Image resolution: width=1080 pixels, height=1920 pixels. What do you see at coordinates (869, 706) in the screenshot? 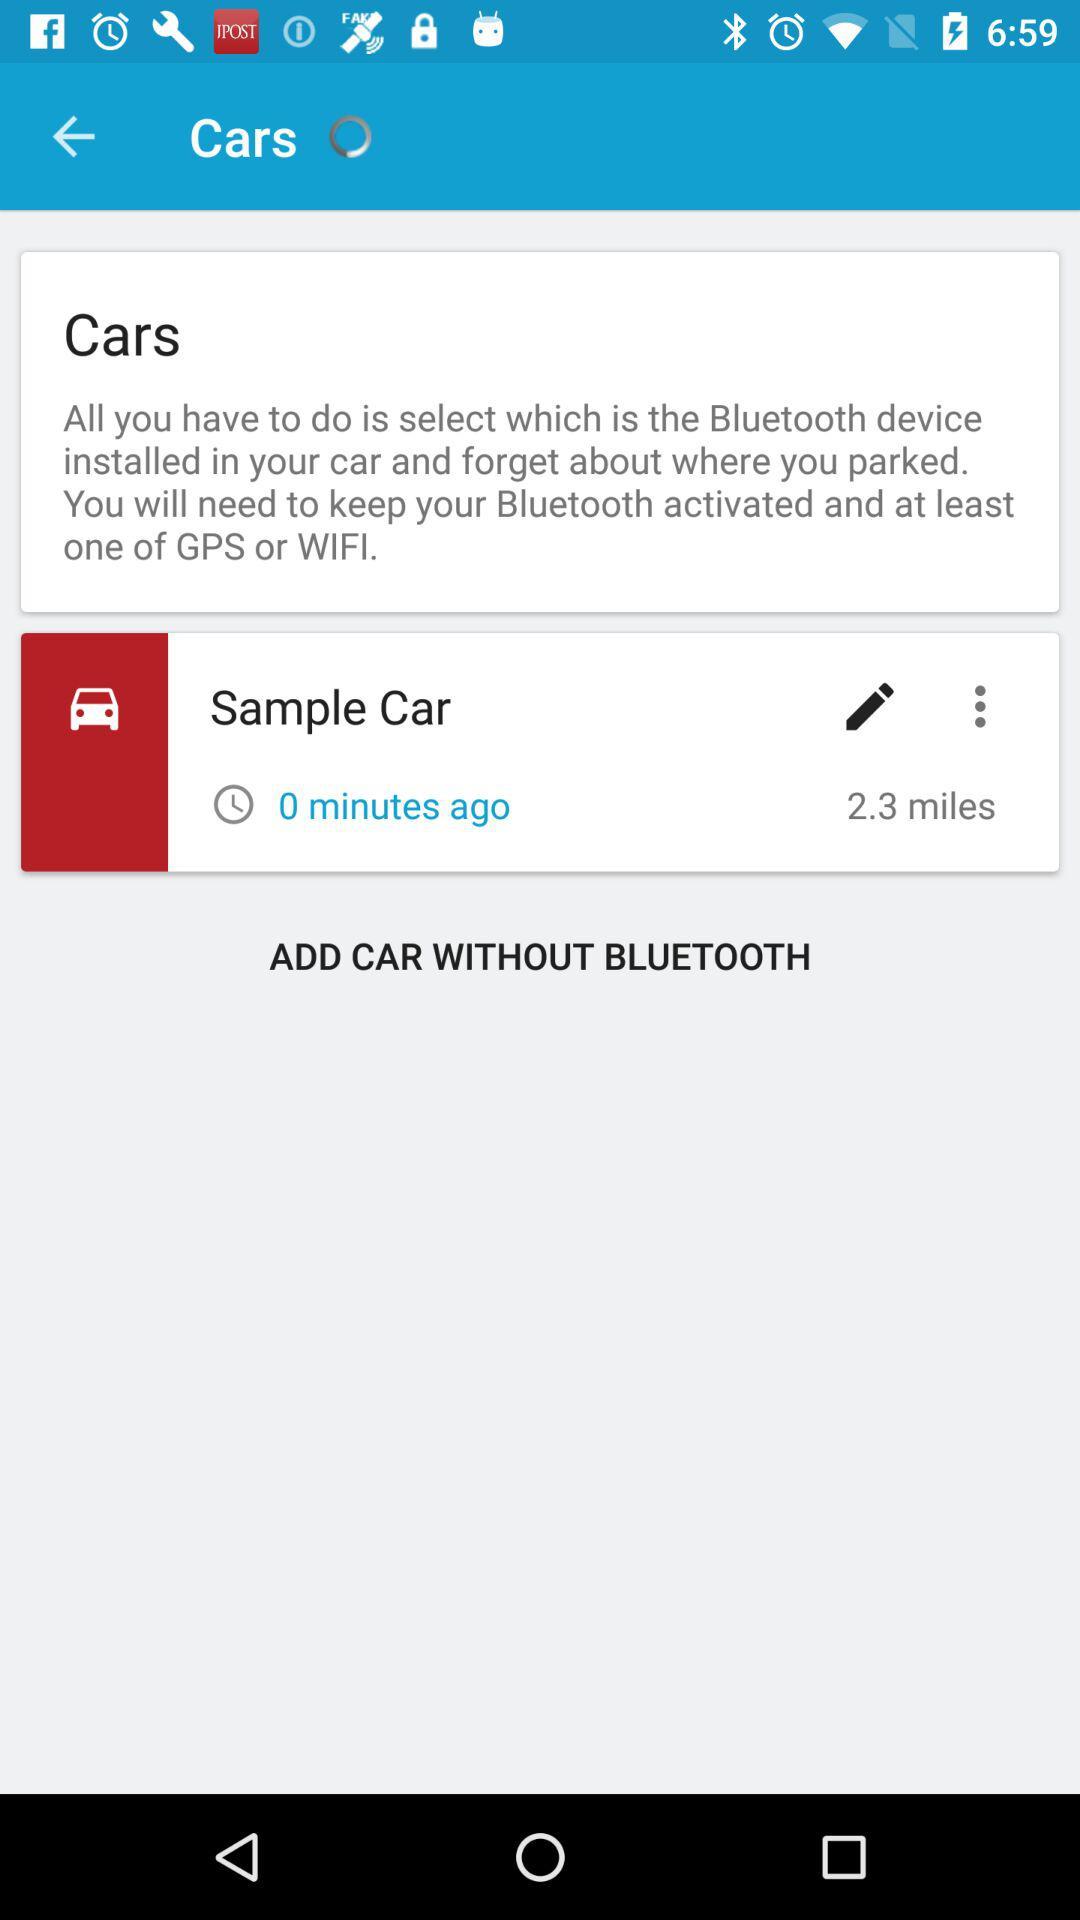
I see `icon below all you have` at bounding box center [869, 706].